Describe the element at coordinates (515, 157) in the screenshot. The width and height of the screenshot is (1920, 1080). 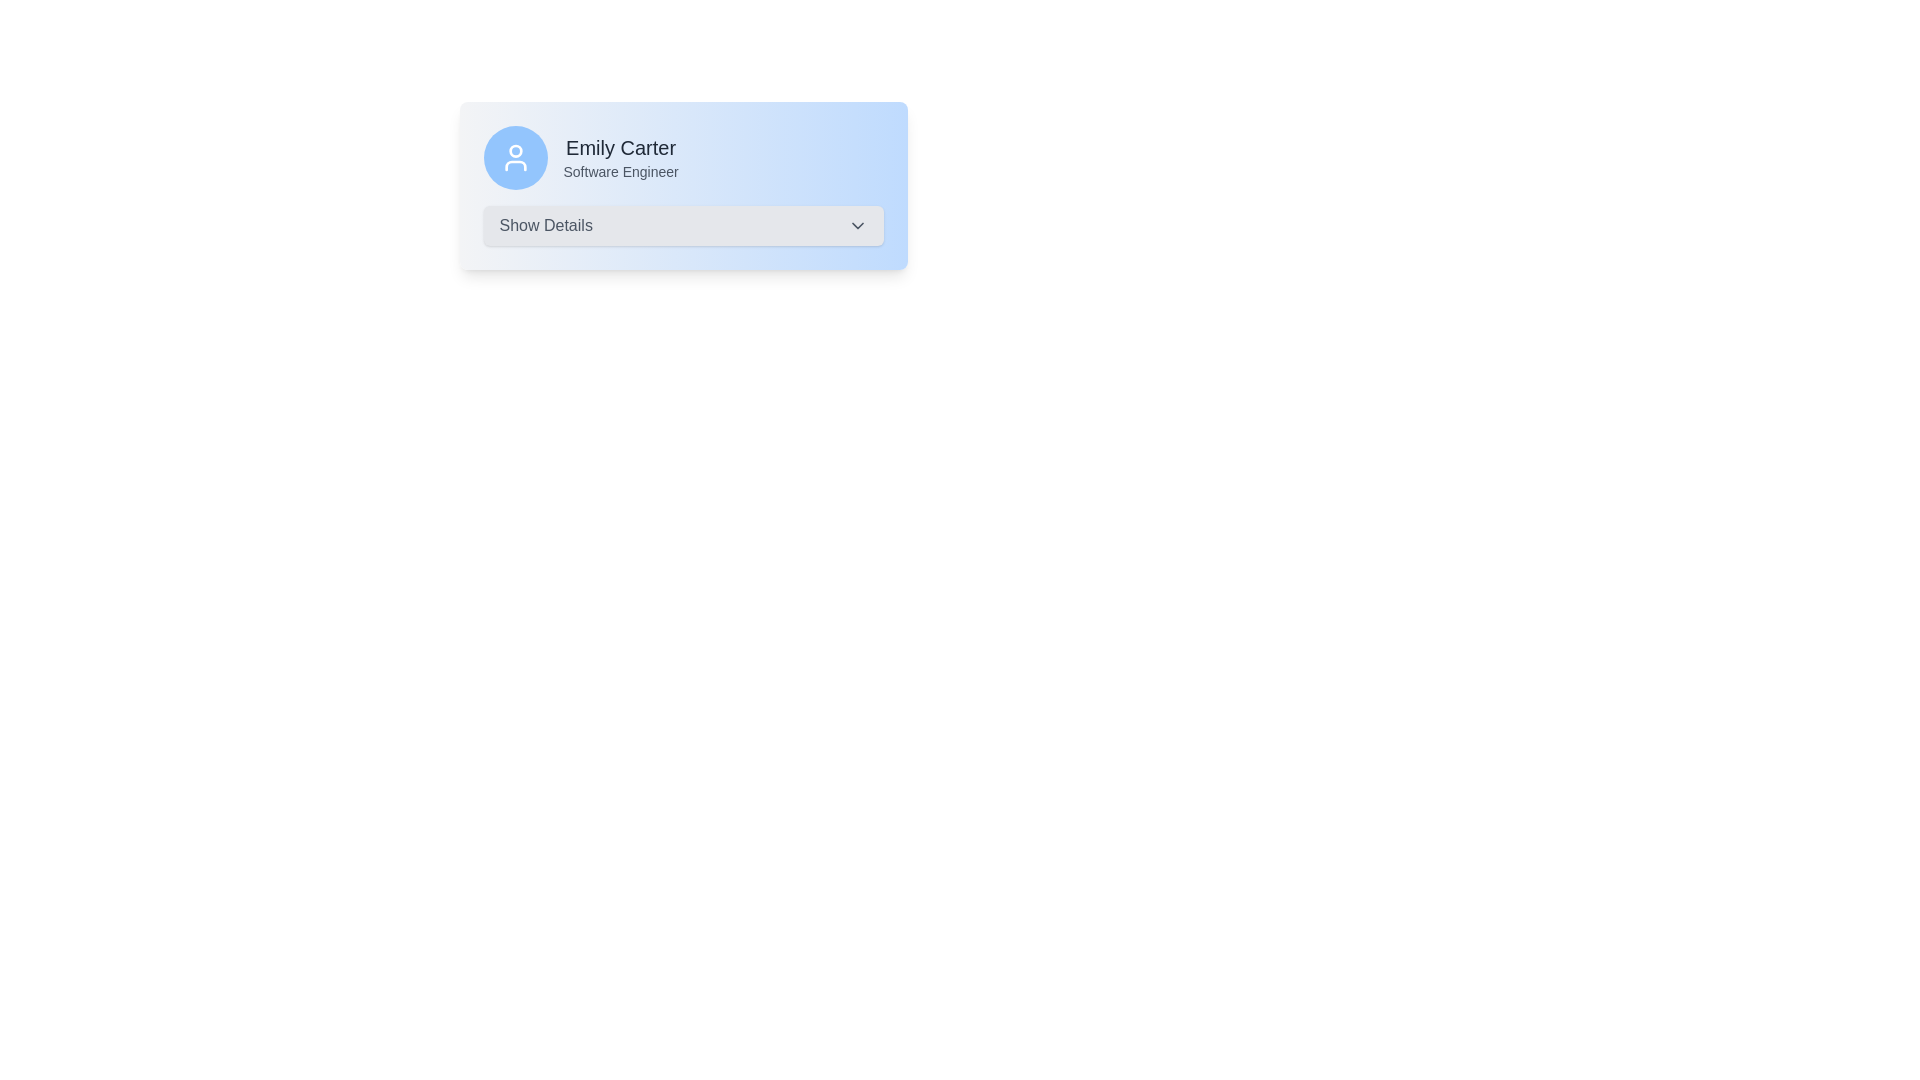
I see `the circular blue avatar icon with a user silhouette inside it, located to the left of the text 'Emily Carter'` at that location.